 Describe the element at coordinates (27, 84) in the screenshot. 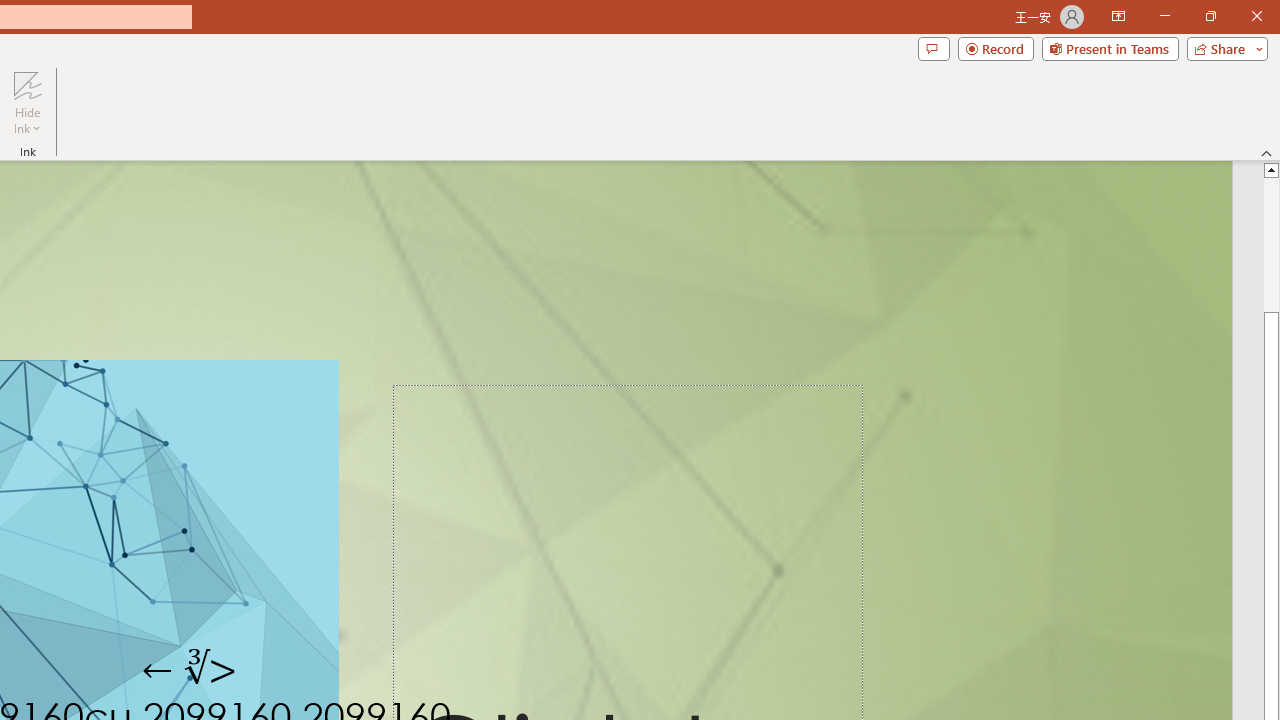

I see `'Hide Ink'` at that location.